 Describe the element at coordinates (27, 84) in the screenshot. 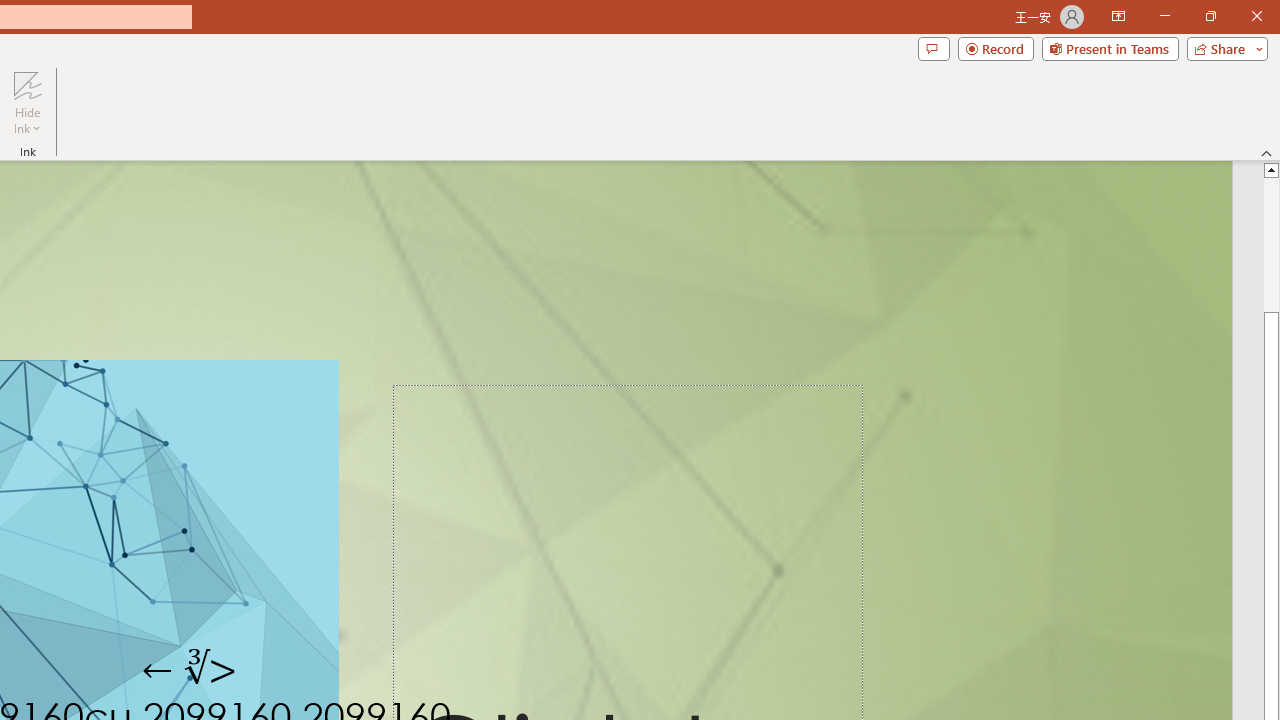

I see `'Hide Ink'` at that location.